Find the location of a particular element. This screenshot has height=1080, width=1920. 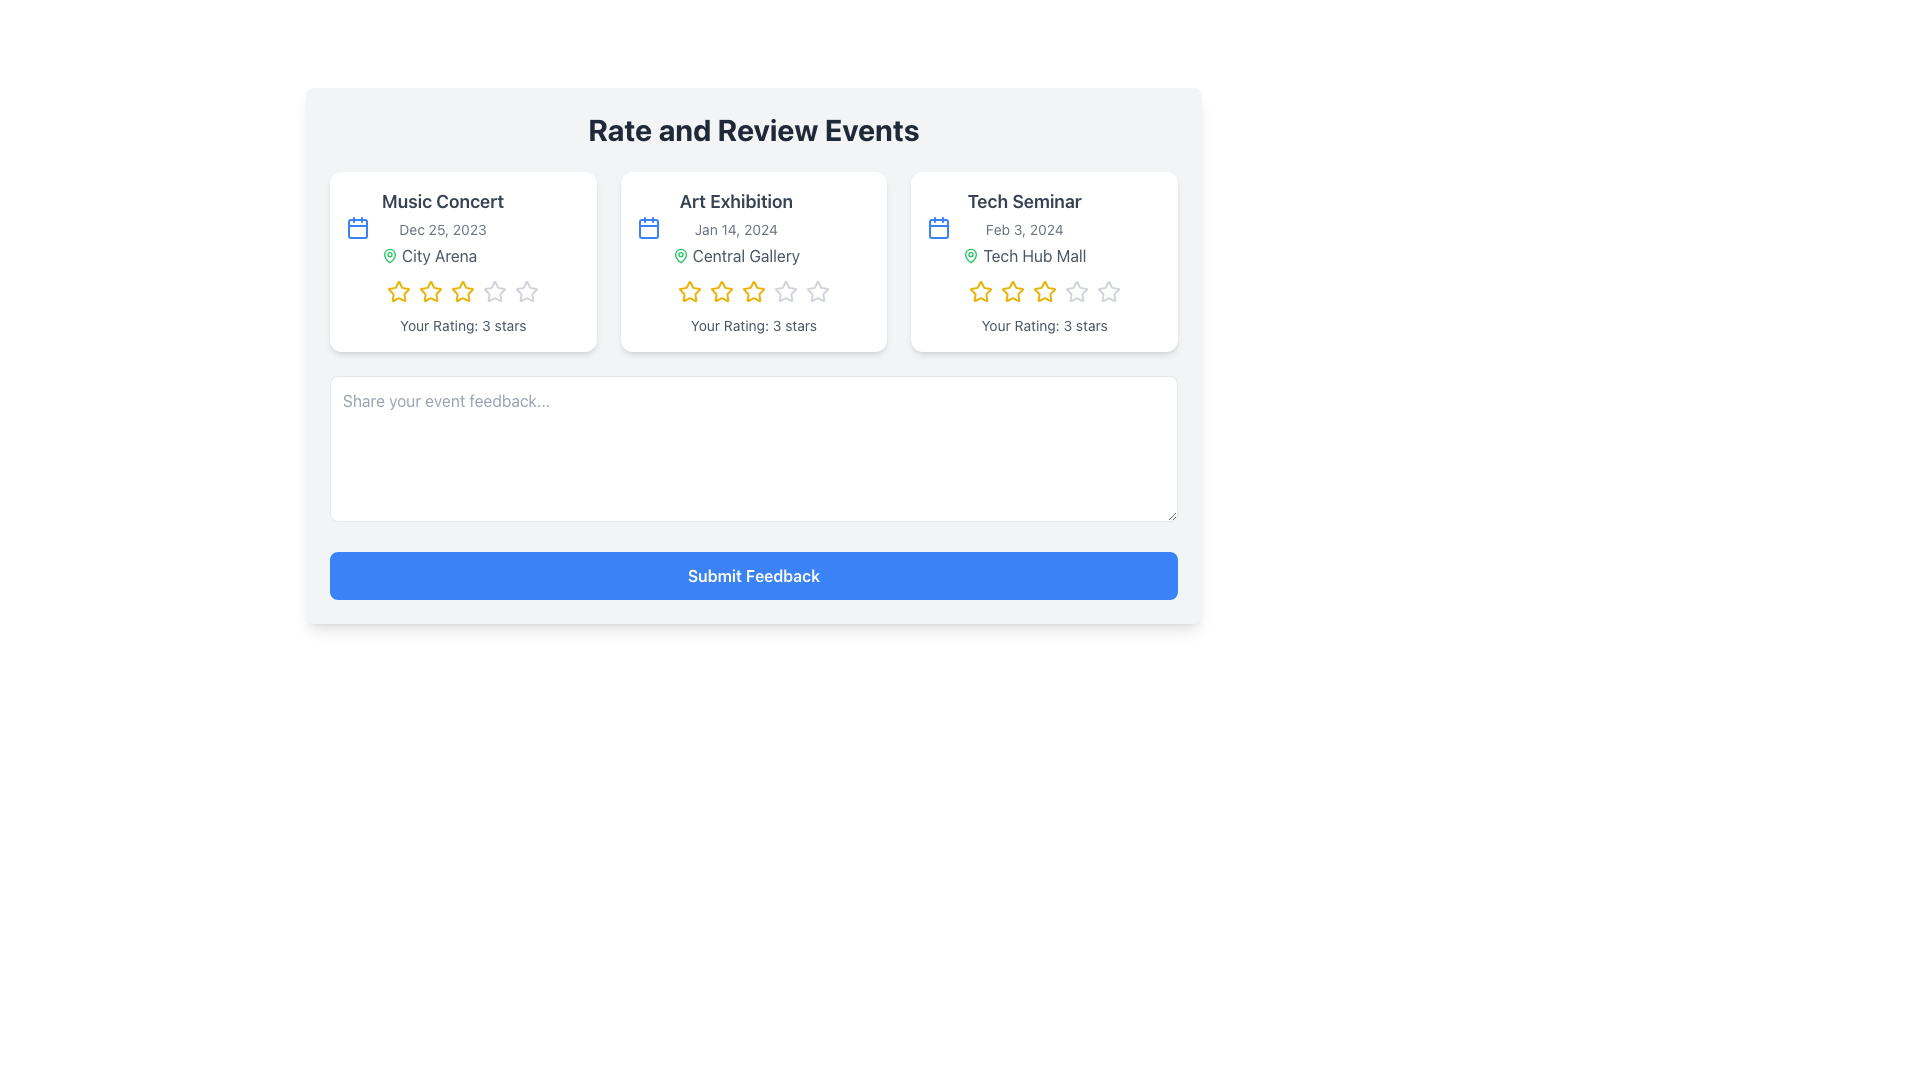

the third star icon in the five-star rating system for the 'Music Concert' card, located below the 'City Arena' text and above the 'Your Rating: 3 stars' label is located at coordinates (462, 291).